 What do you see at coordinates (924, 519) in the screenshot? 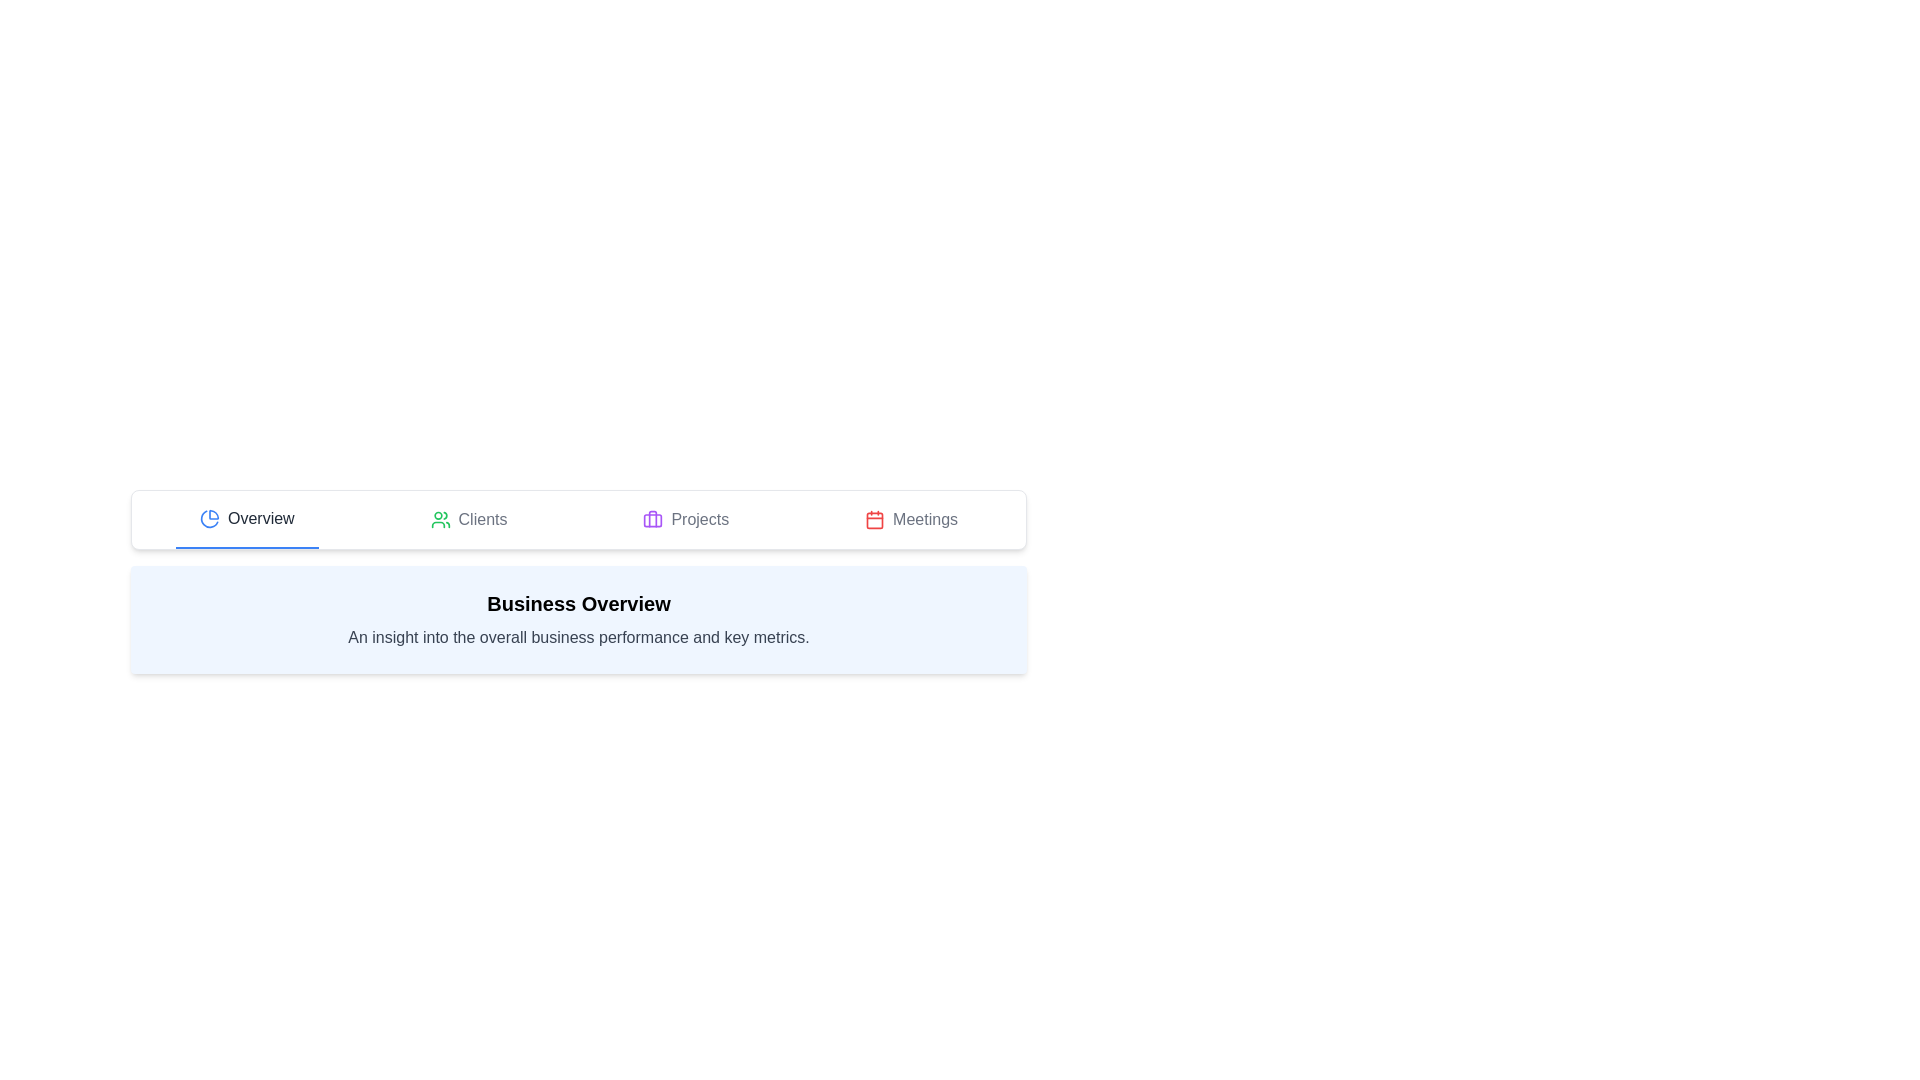
I see `the text label reading 'Meetings', which is styled in gray and located within the navigation menu, adjacent to a calendar icon` at bounding box center [924, 519].